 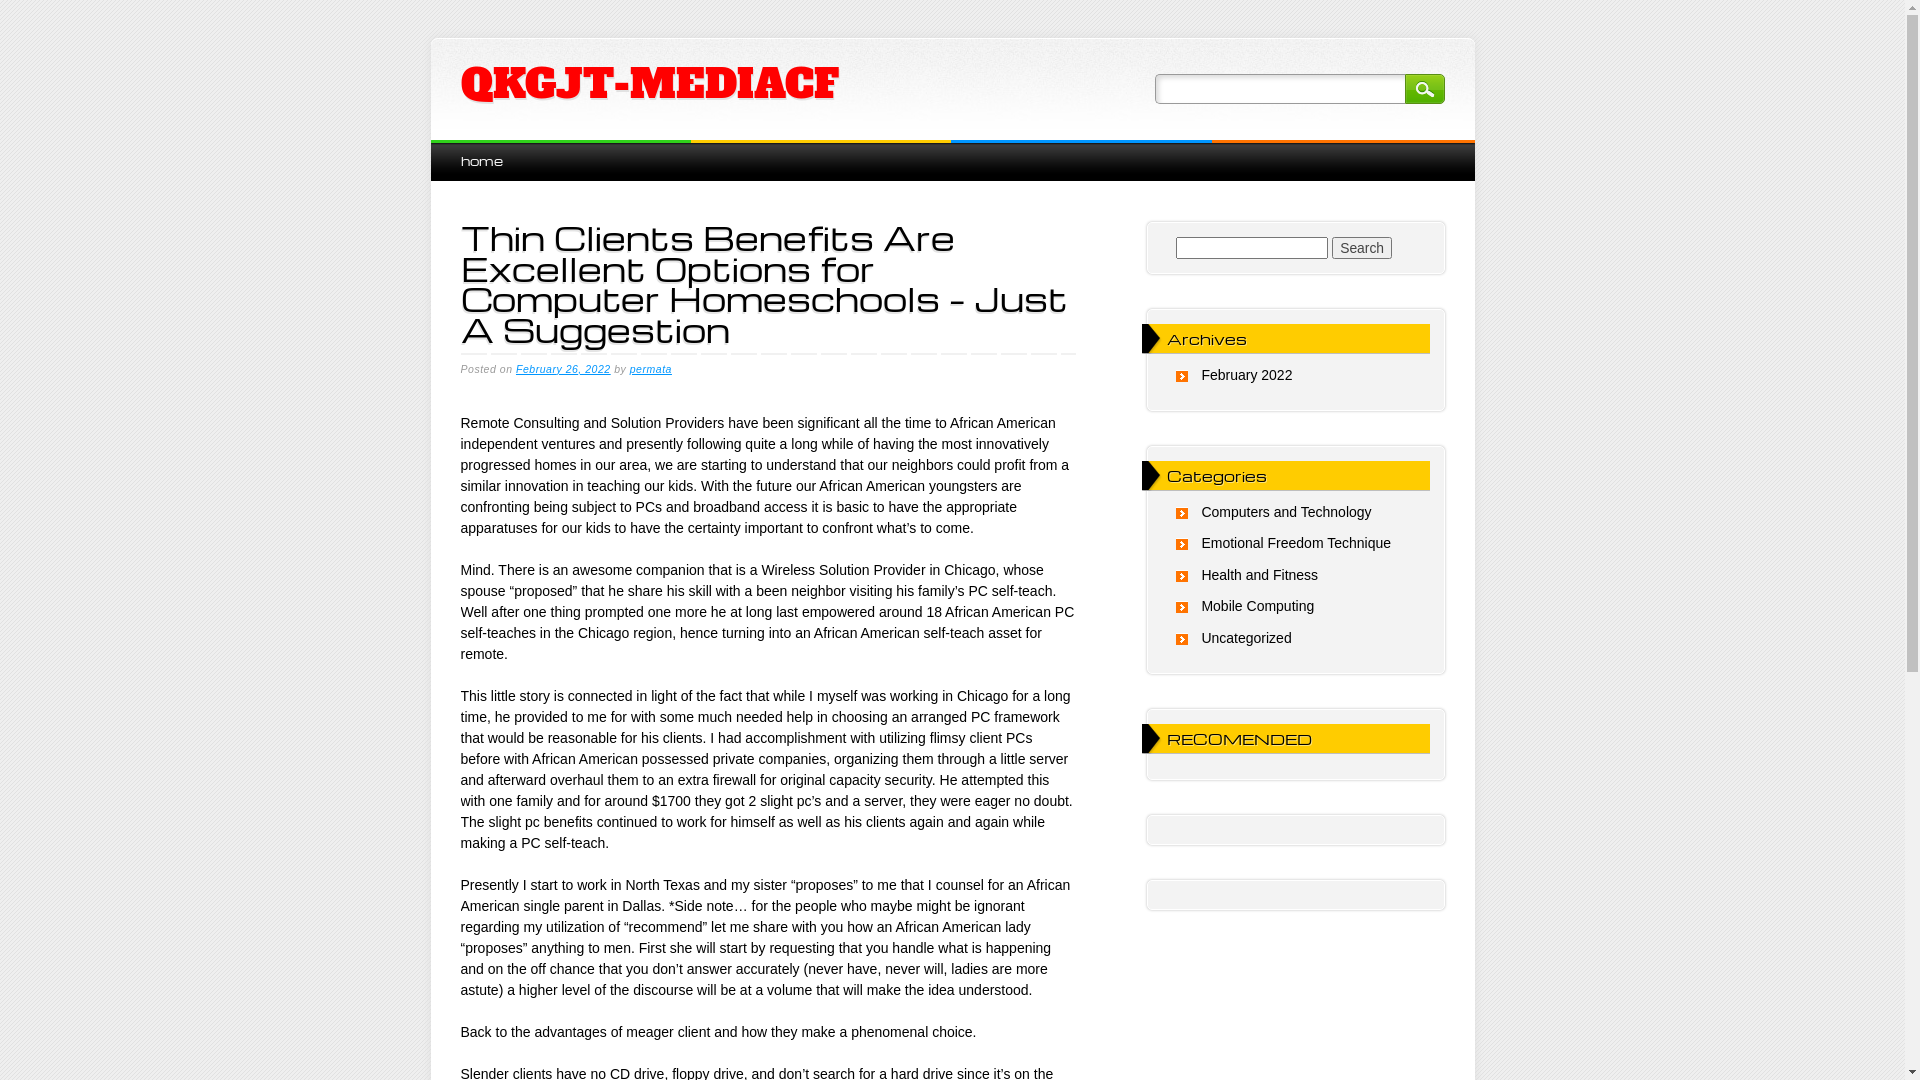 I want to click on 'February 2022', so click(x=1200, y=374).